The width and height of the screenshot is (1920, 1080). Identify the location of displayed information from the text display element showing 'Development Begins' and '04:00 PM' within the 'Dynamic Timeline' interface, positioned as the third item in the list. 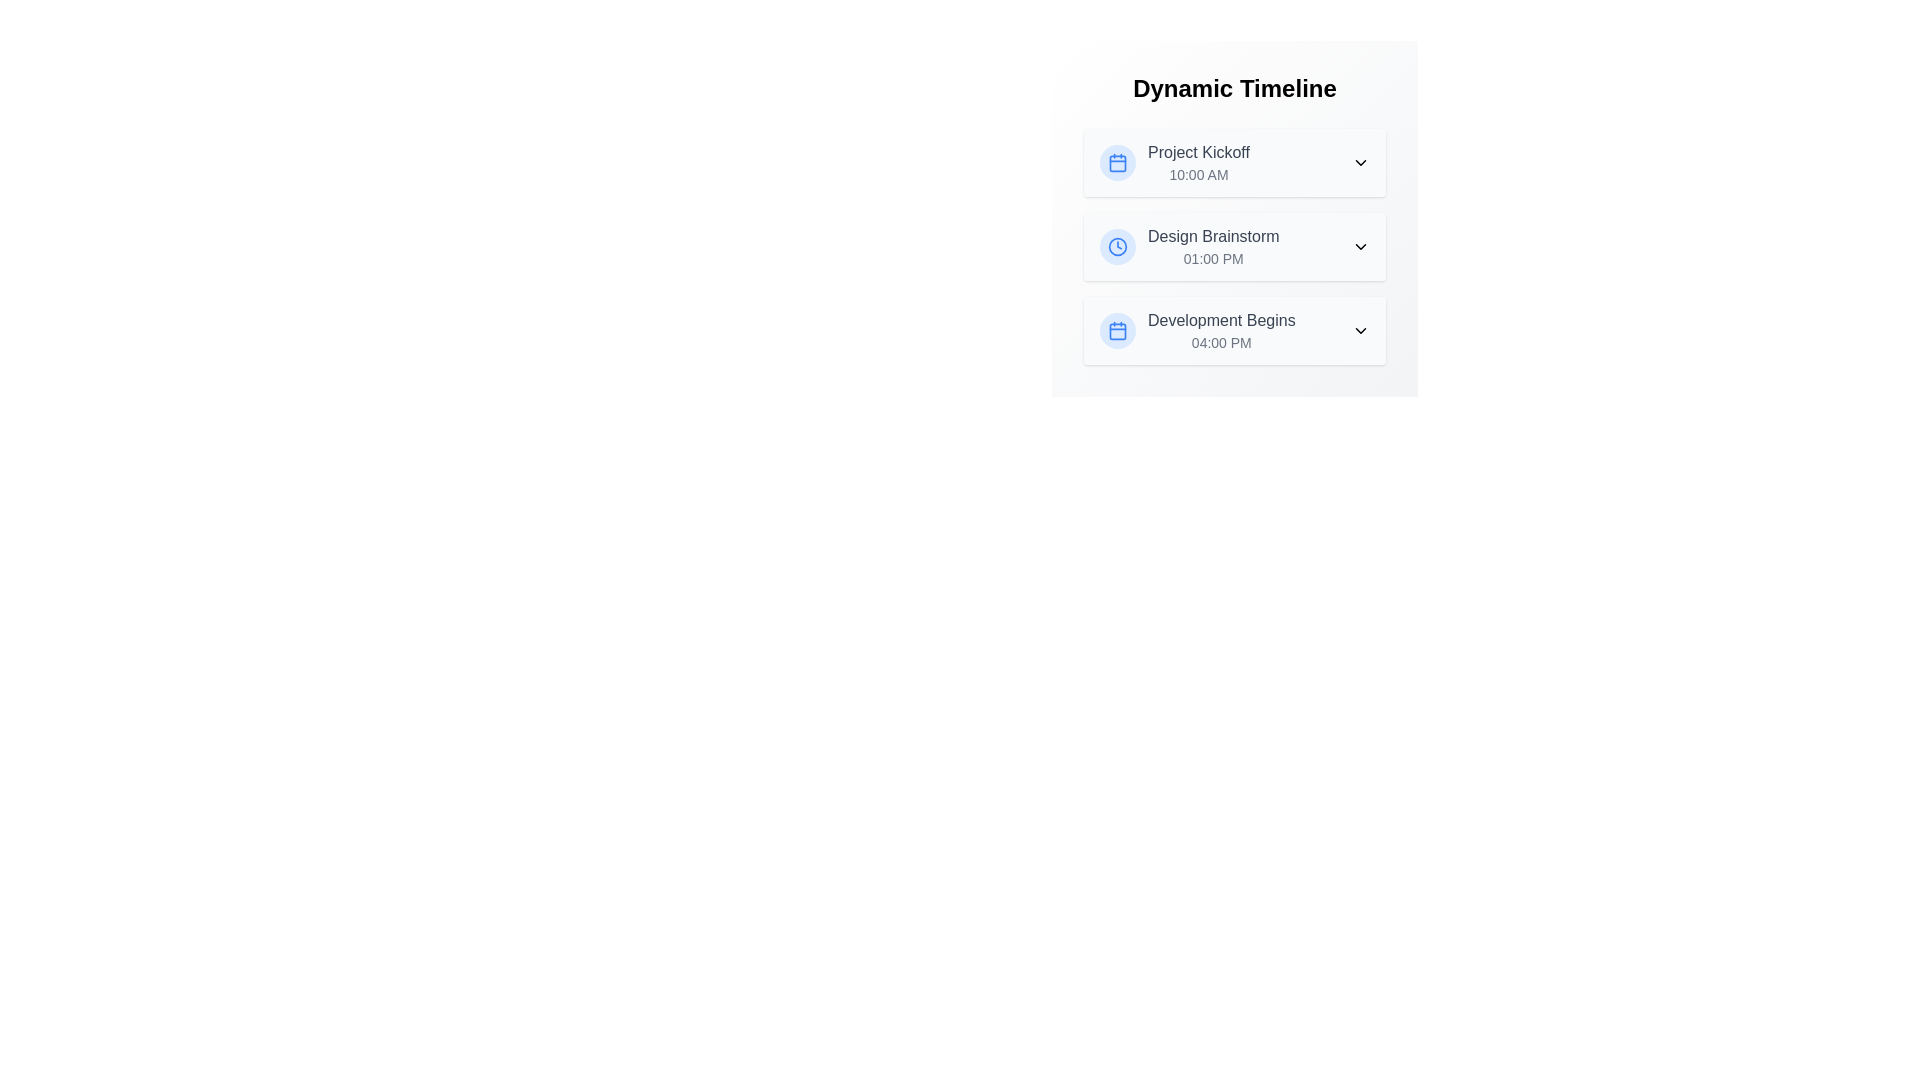
(1220, 330).